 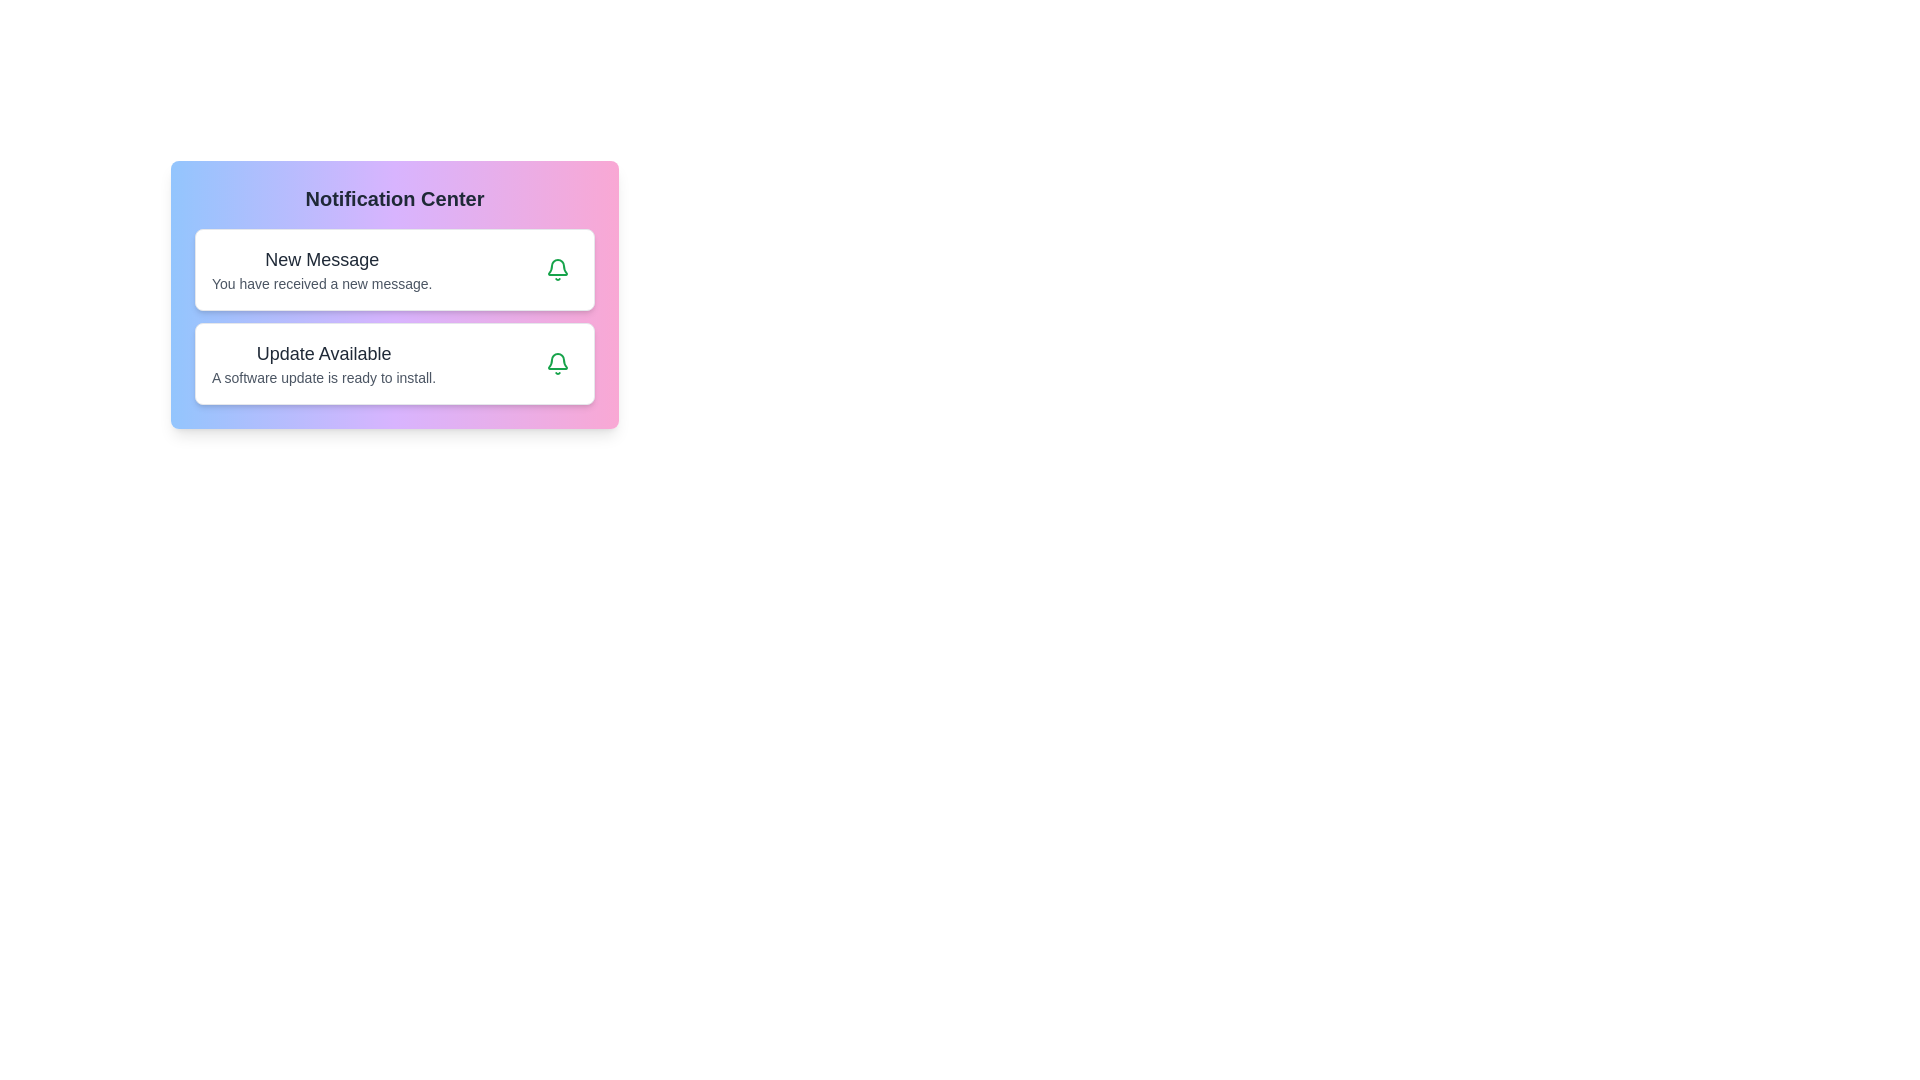 What do you see at coordinates (557, 363) in the screenshot?
I see `the circular green bell icon button located in the notification card labeled 'Update Available'` at bounding box center [557, 363].